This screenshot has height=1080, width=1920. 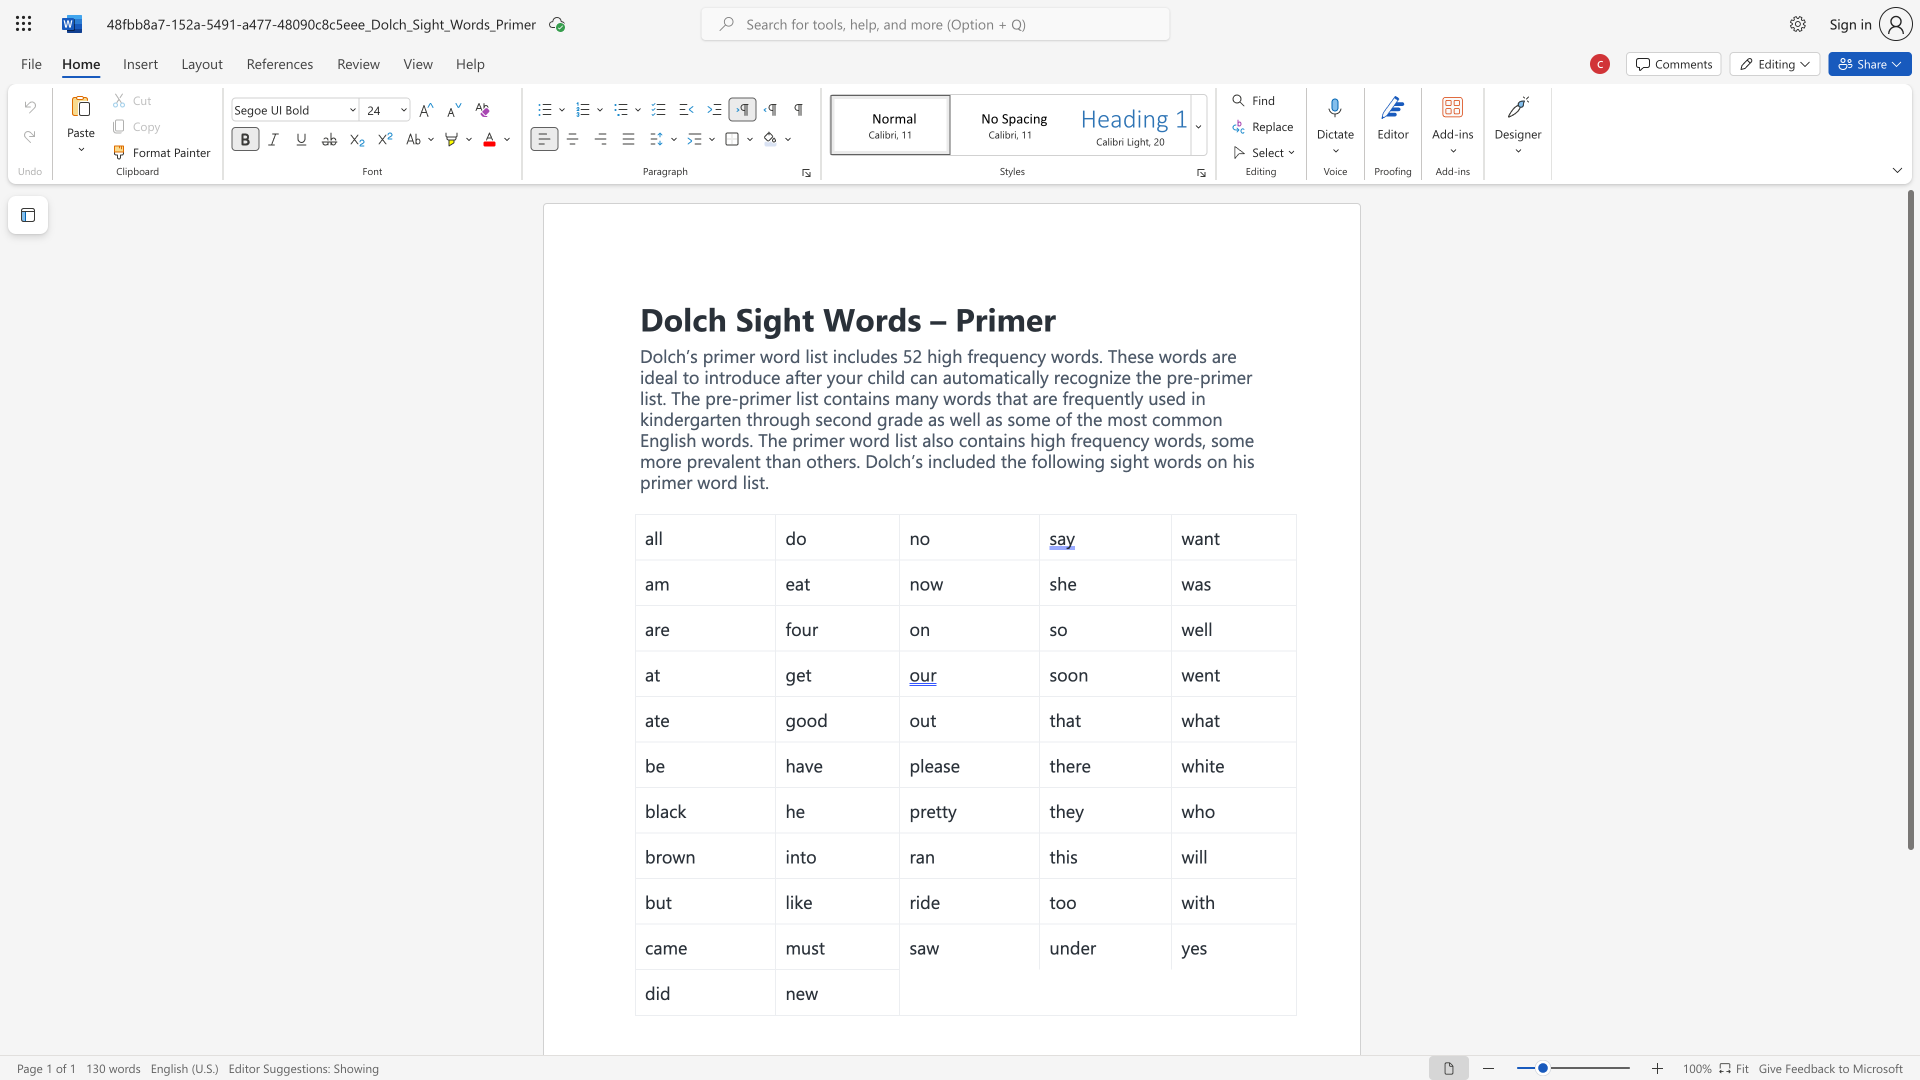 I want to click on the 3th character "a" in the text, so click(x=1037, y=397).